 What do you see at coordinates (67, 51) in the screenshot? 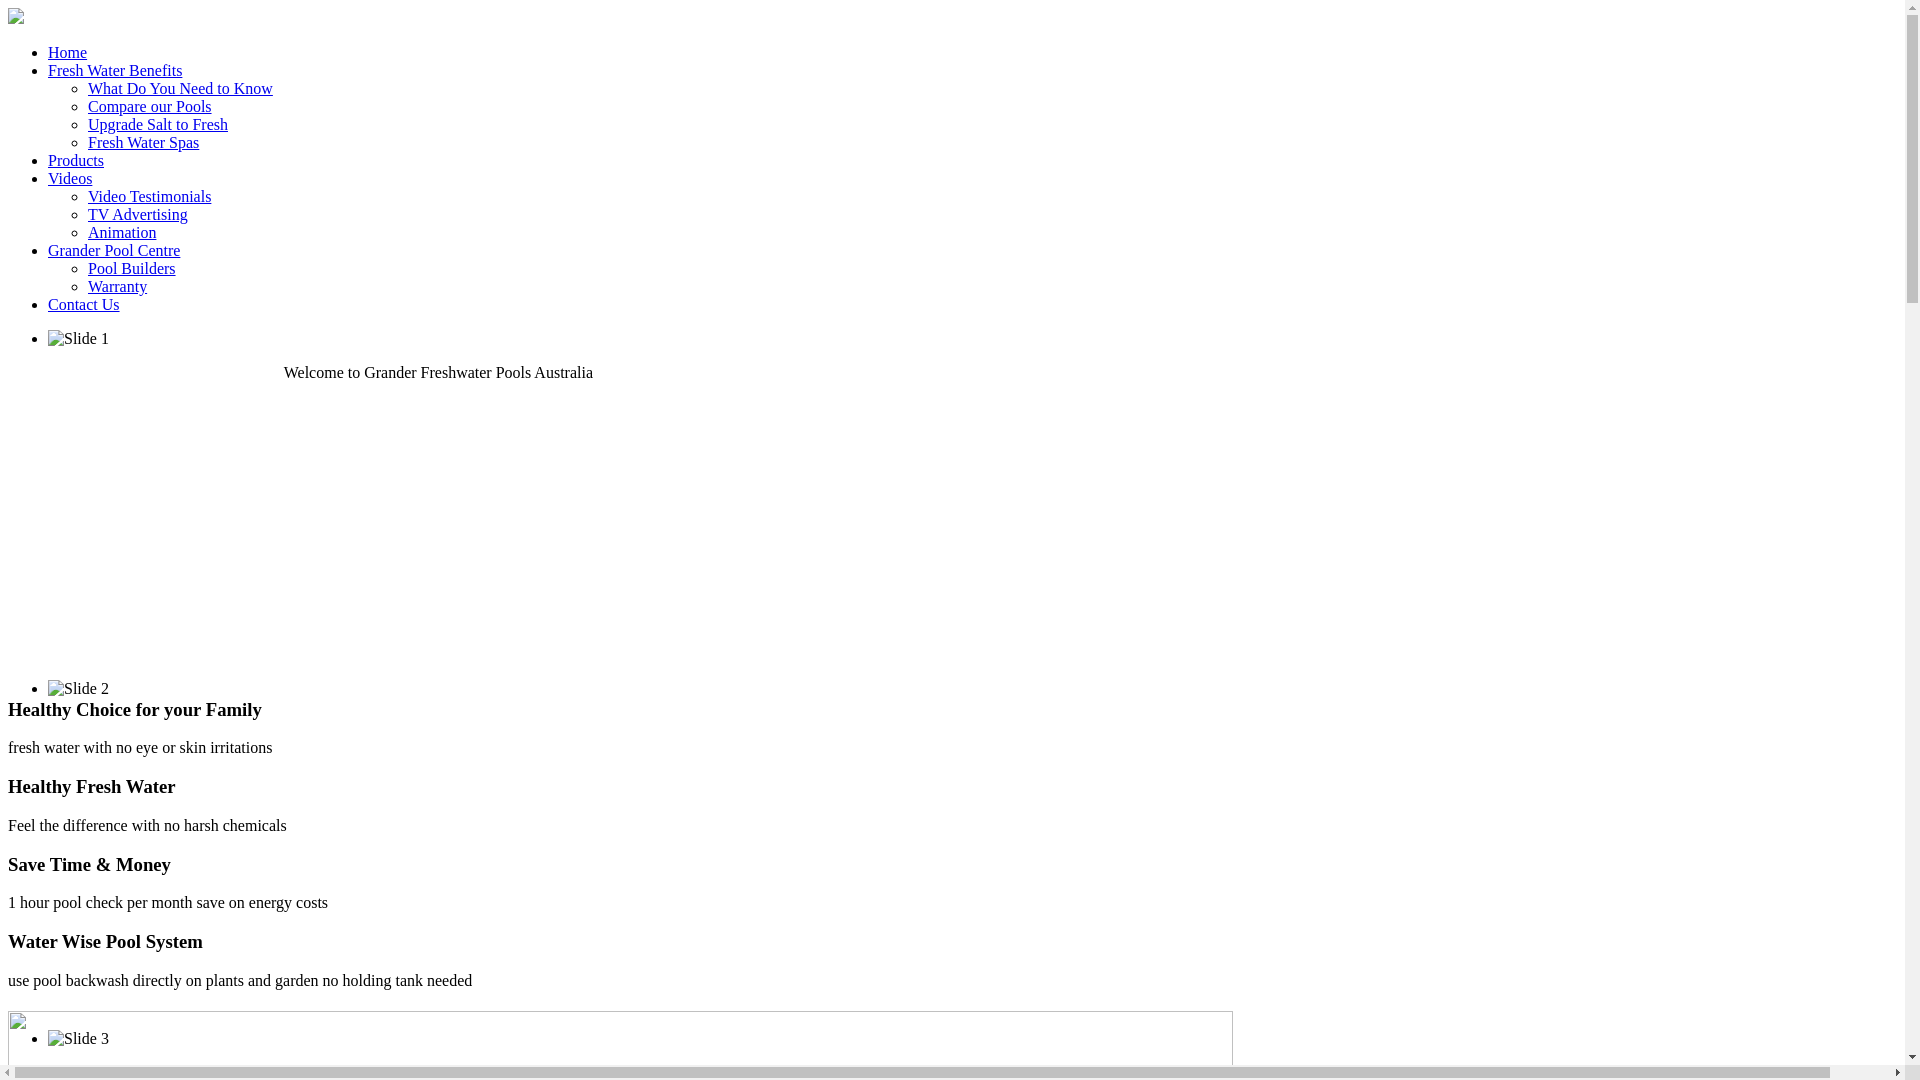
I see `'Home'` at bounding box center [67, 51].